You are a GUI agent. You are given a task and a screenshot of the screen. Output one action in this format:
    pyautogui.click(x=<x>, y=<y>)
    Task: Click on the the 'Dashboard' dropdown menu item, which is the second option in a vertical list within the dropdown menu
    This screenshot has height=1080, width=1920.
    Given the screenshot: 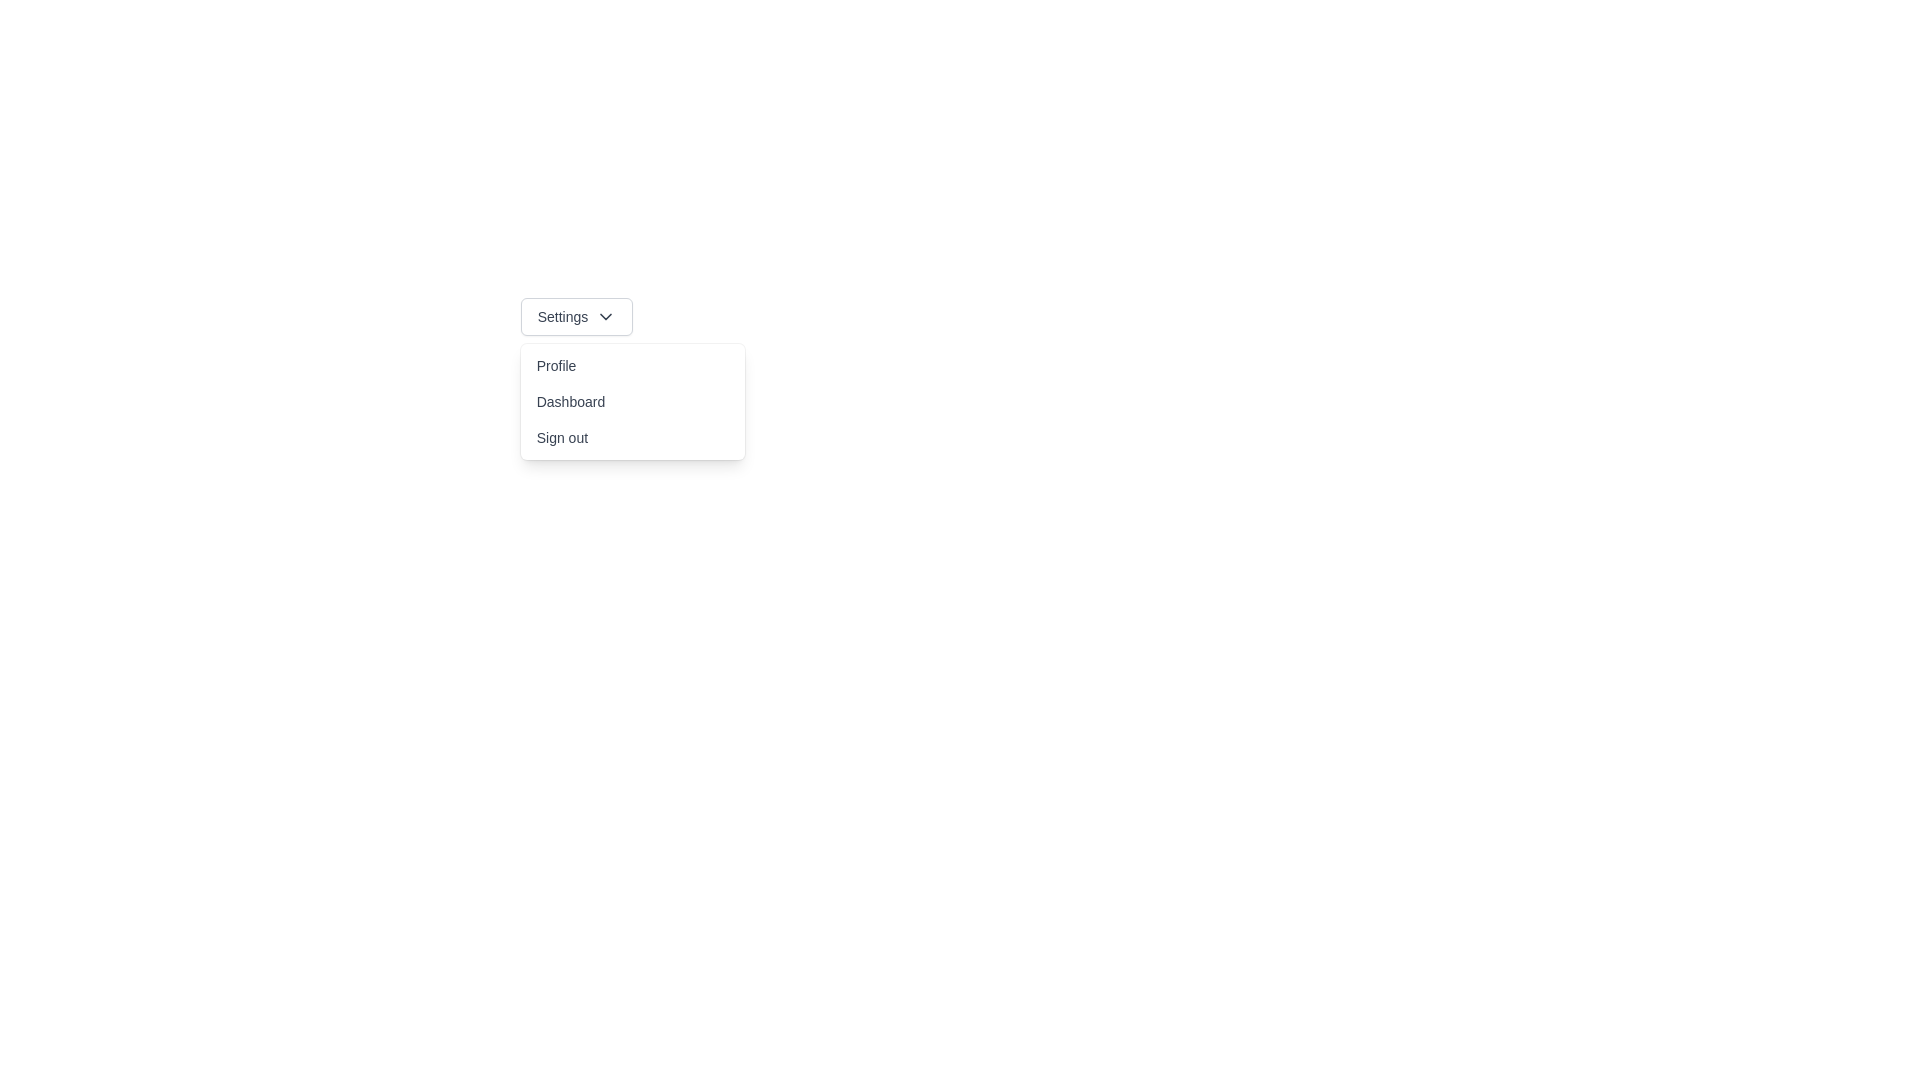 What is the action you would take?
    pyautogui.click(x=631, y=401)
    